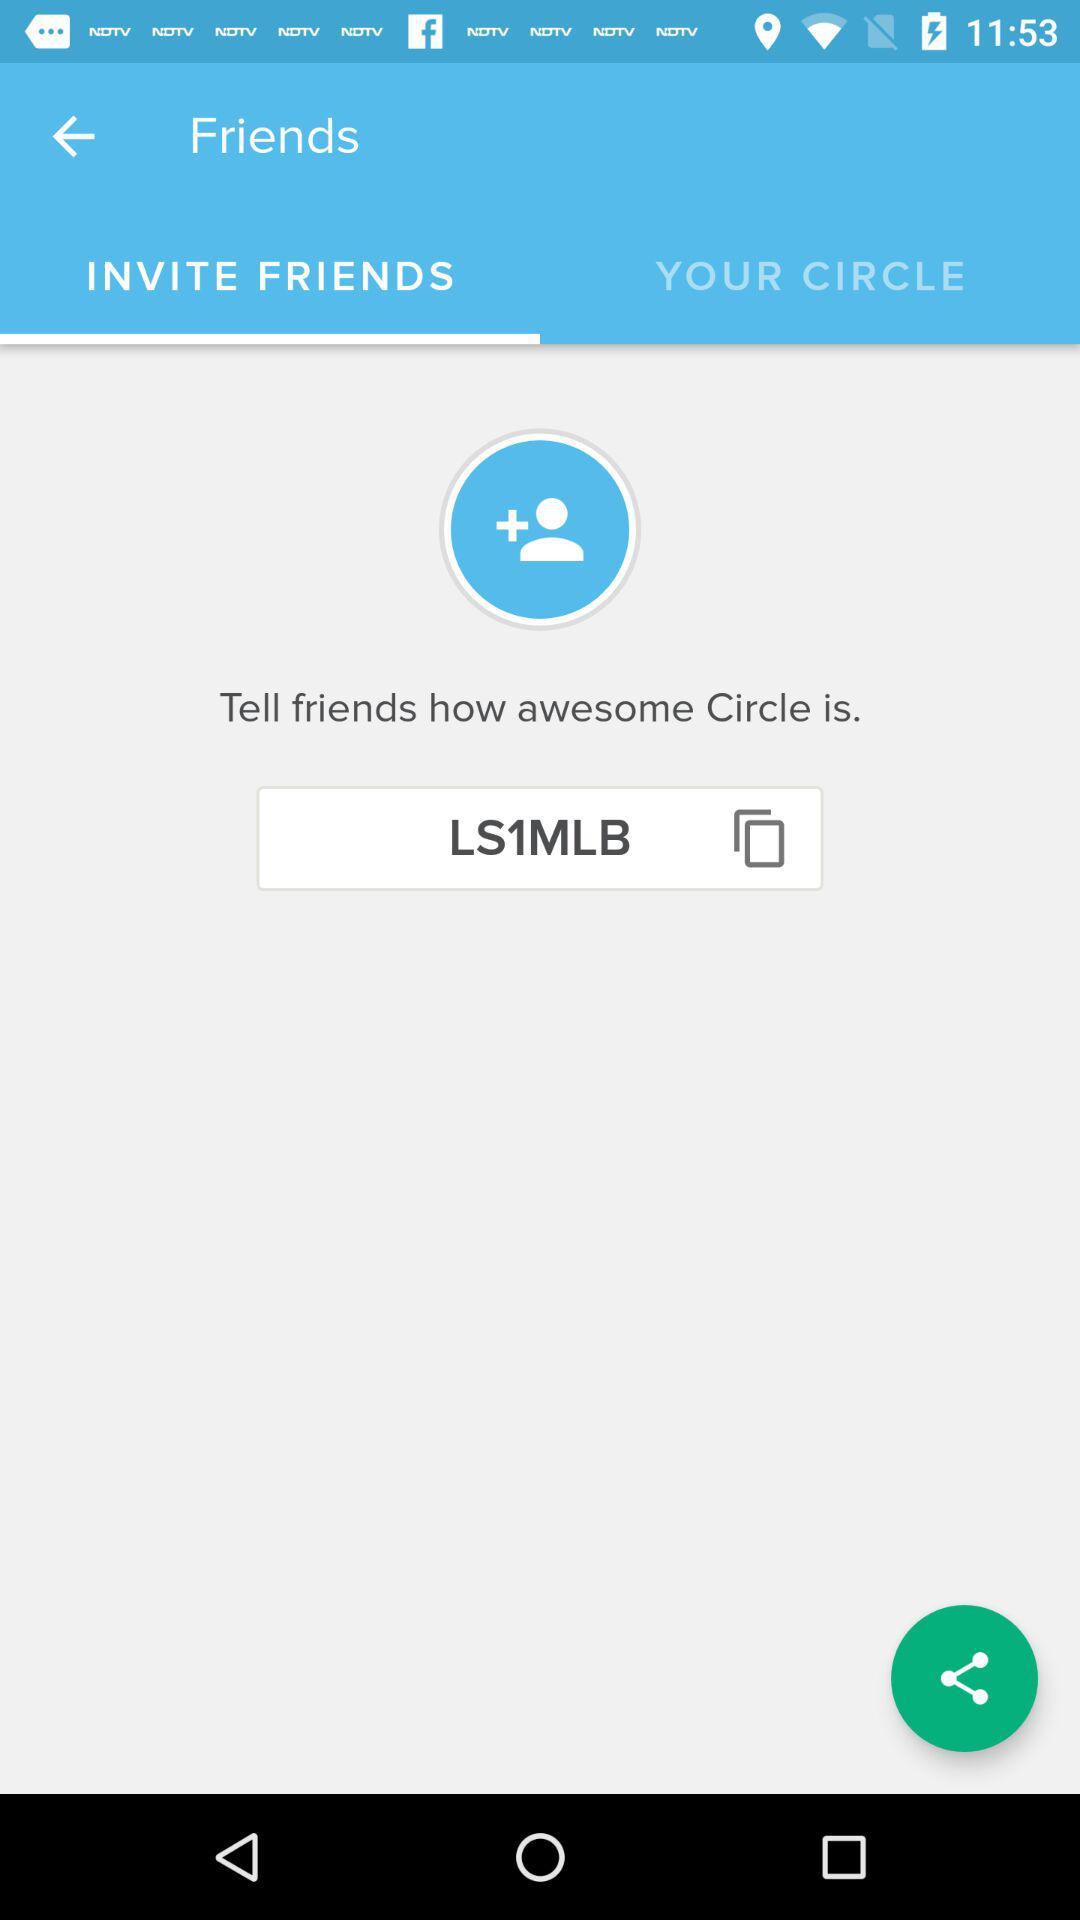  What do you see at coordinates (72, 135) in the screenshot?
I see `item to the left of friends item` at bounding box center [72, 135].